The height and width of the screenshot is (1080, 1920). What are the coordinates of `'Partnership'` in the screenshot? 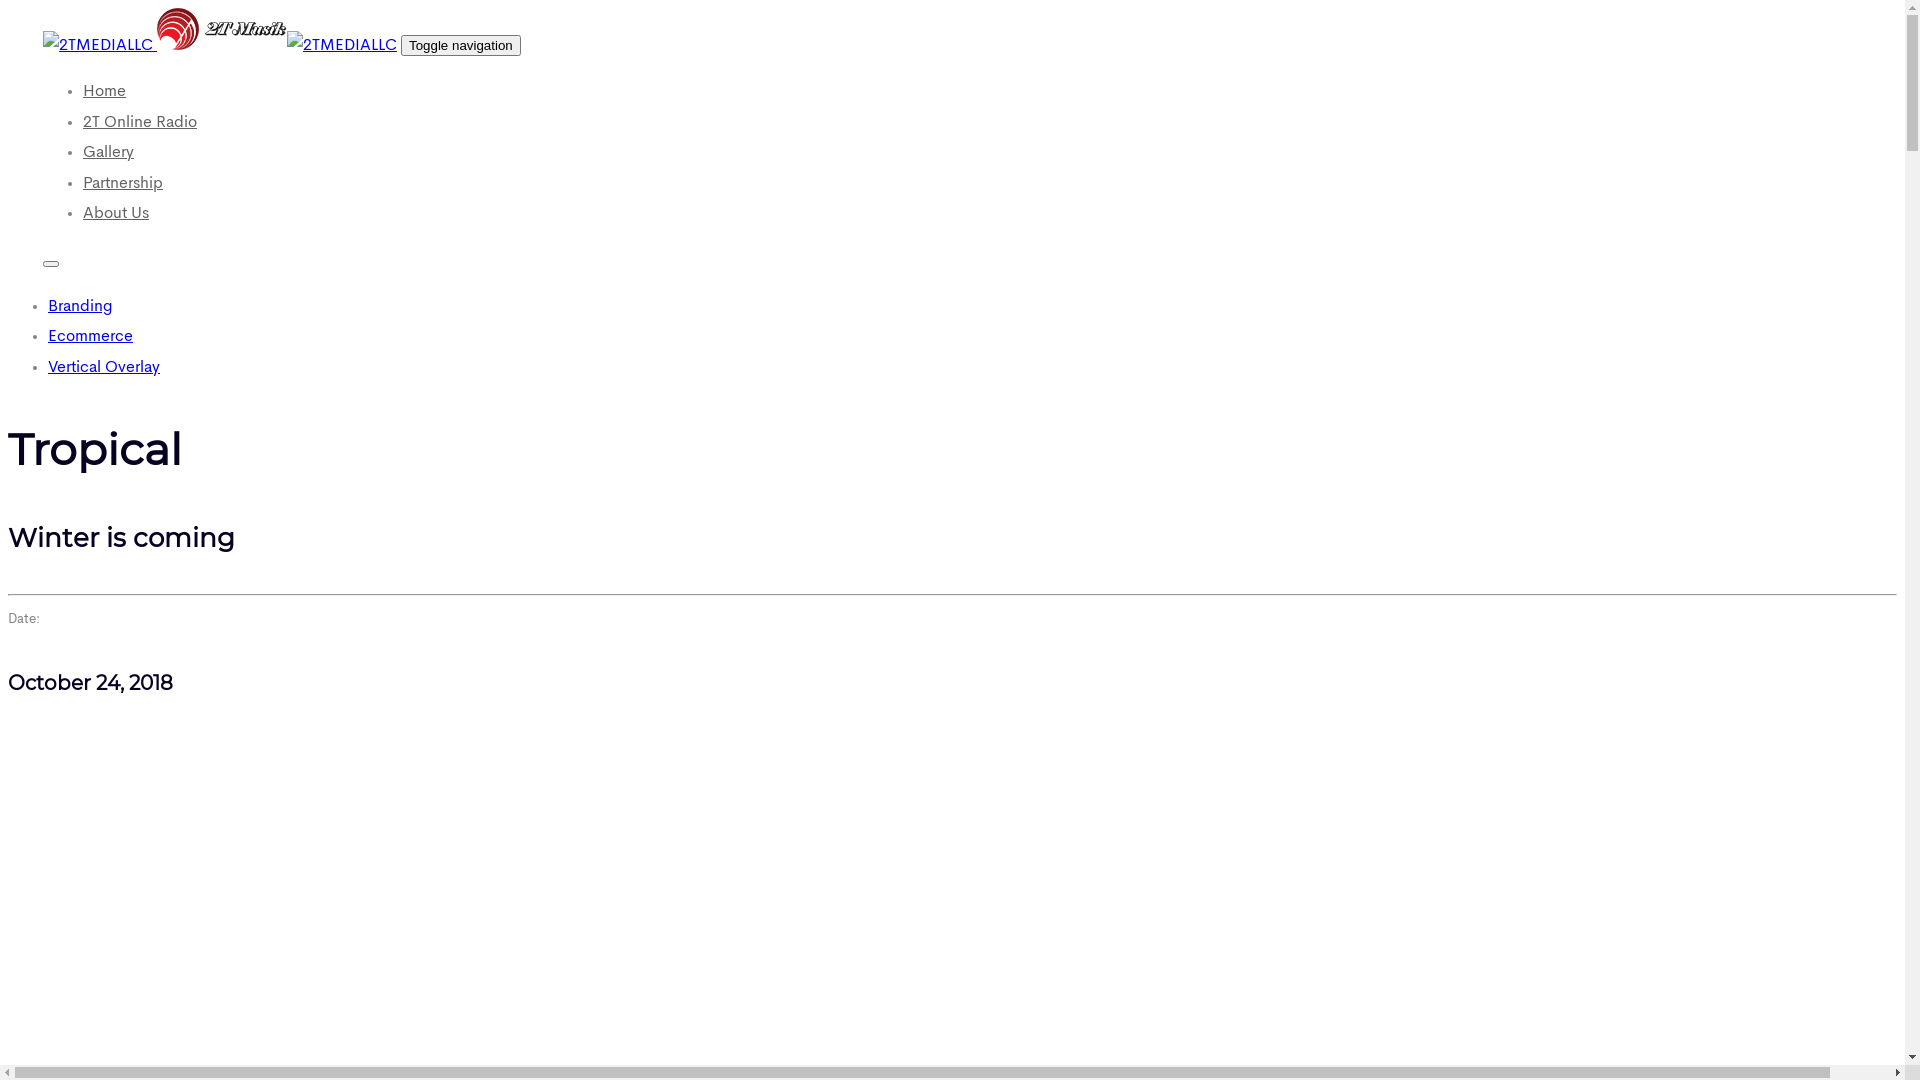 It's located at (122, 184).